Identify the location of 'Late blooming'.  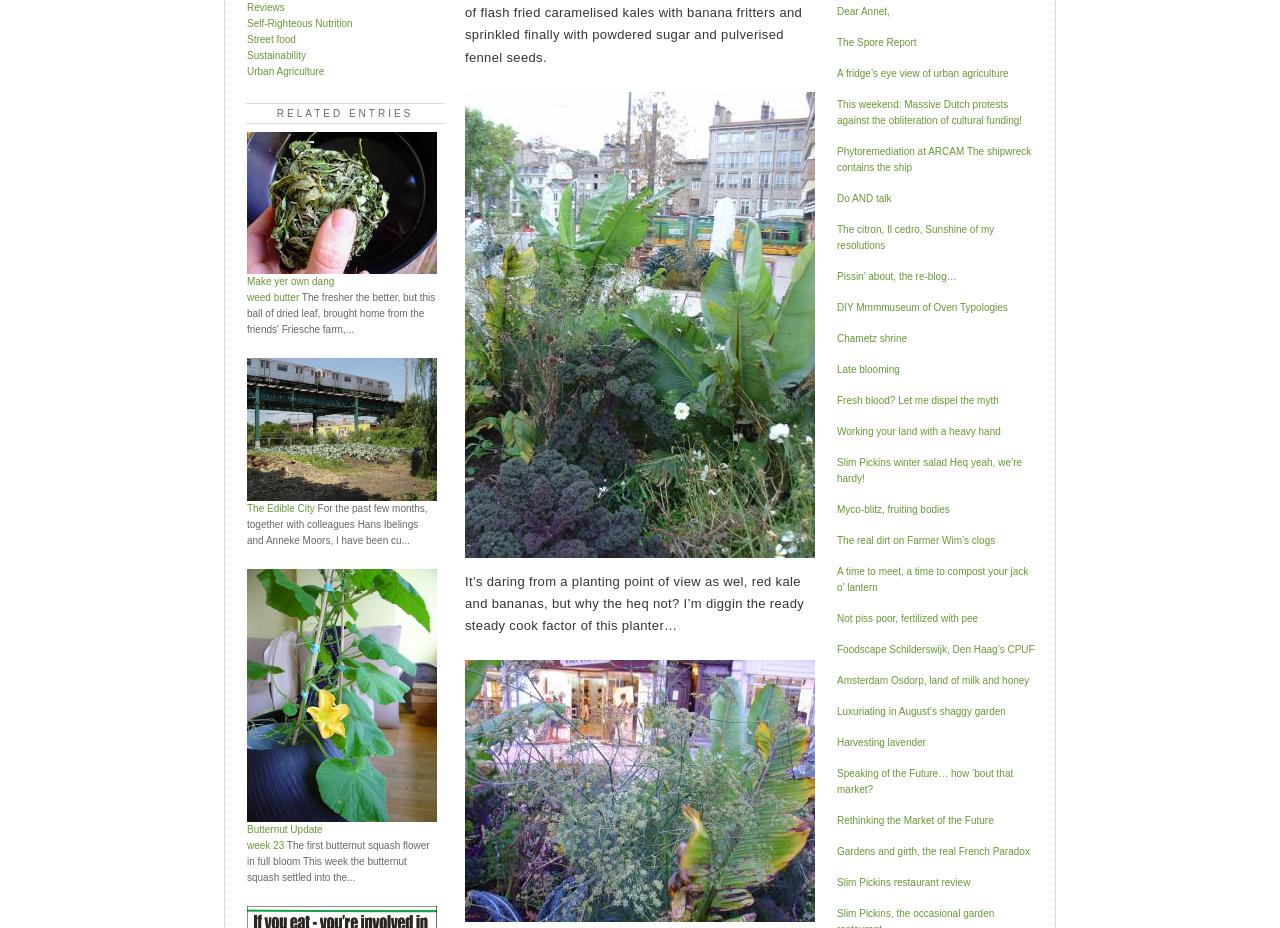
(867, 369).